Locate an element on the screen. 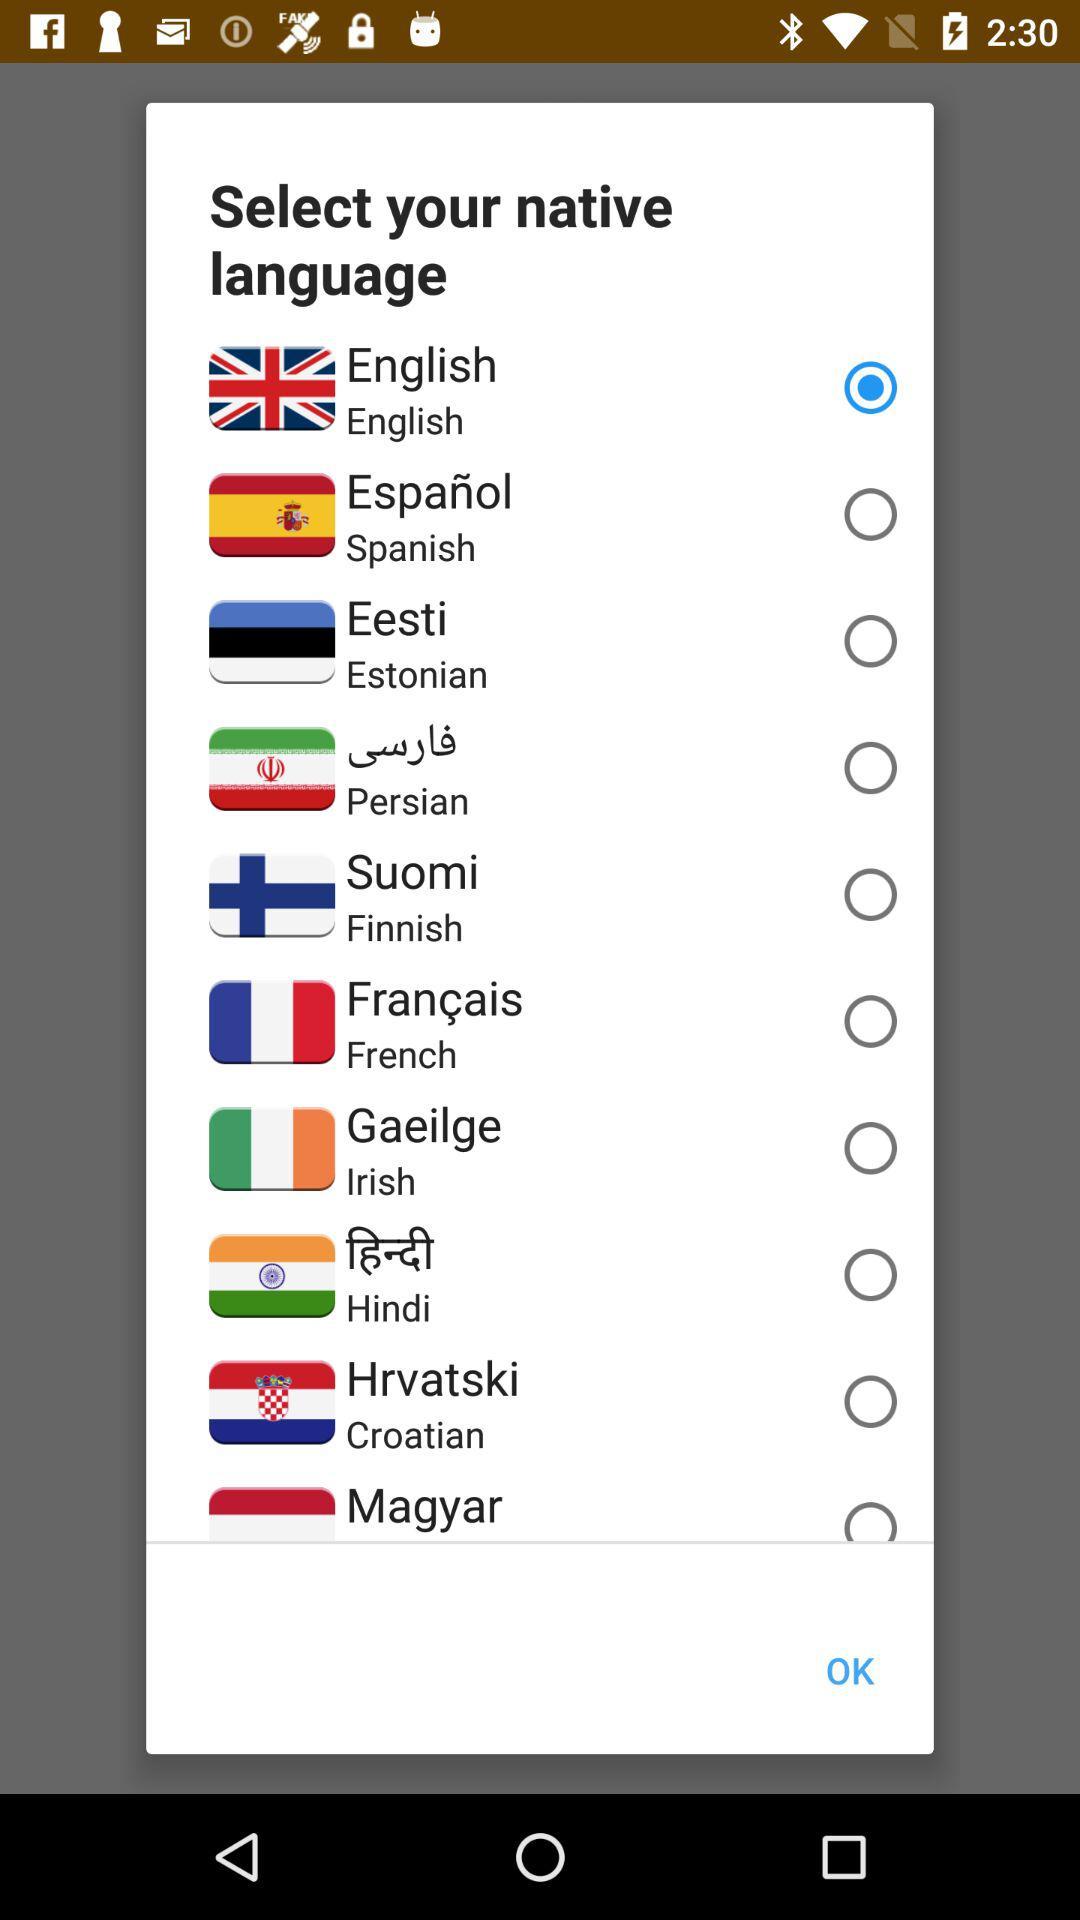  the gaeilge icon is located at coordinates (422, 1123).